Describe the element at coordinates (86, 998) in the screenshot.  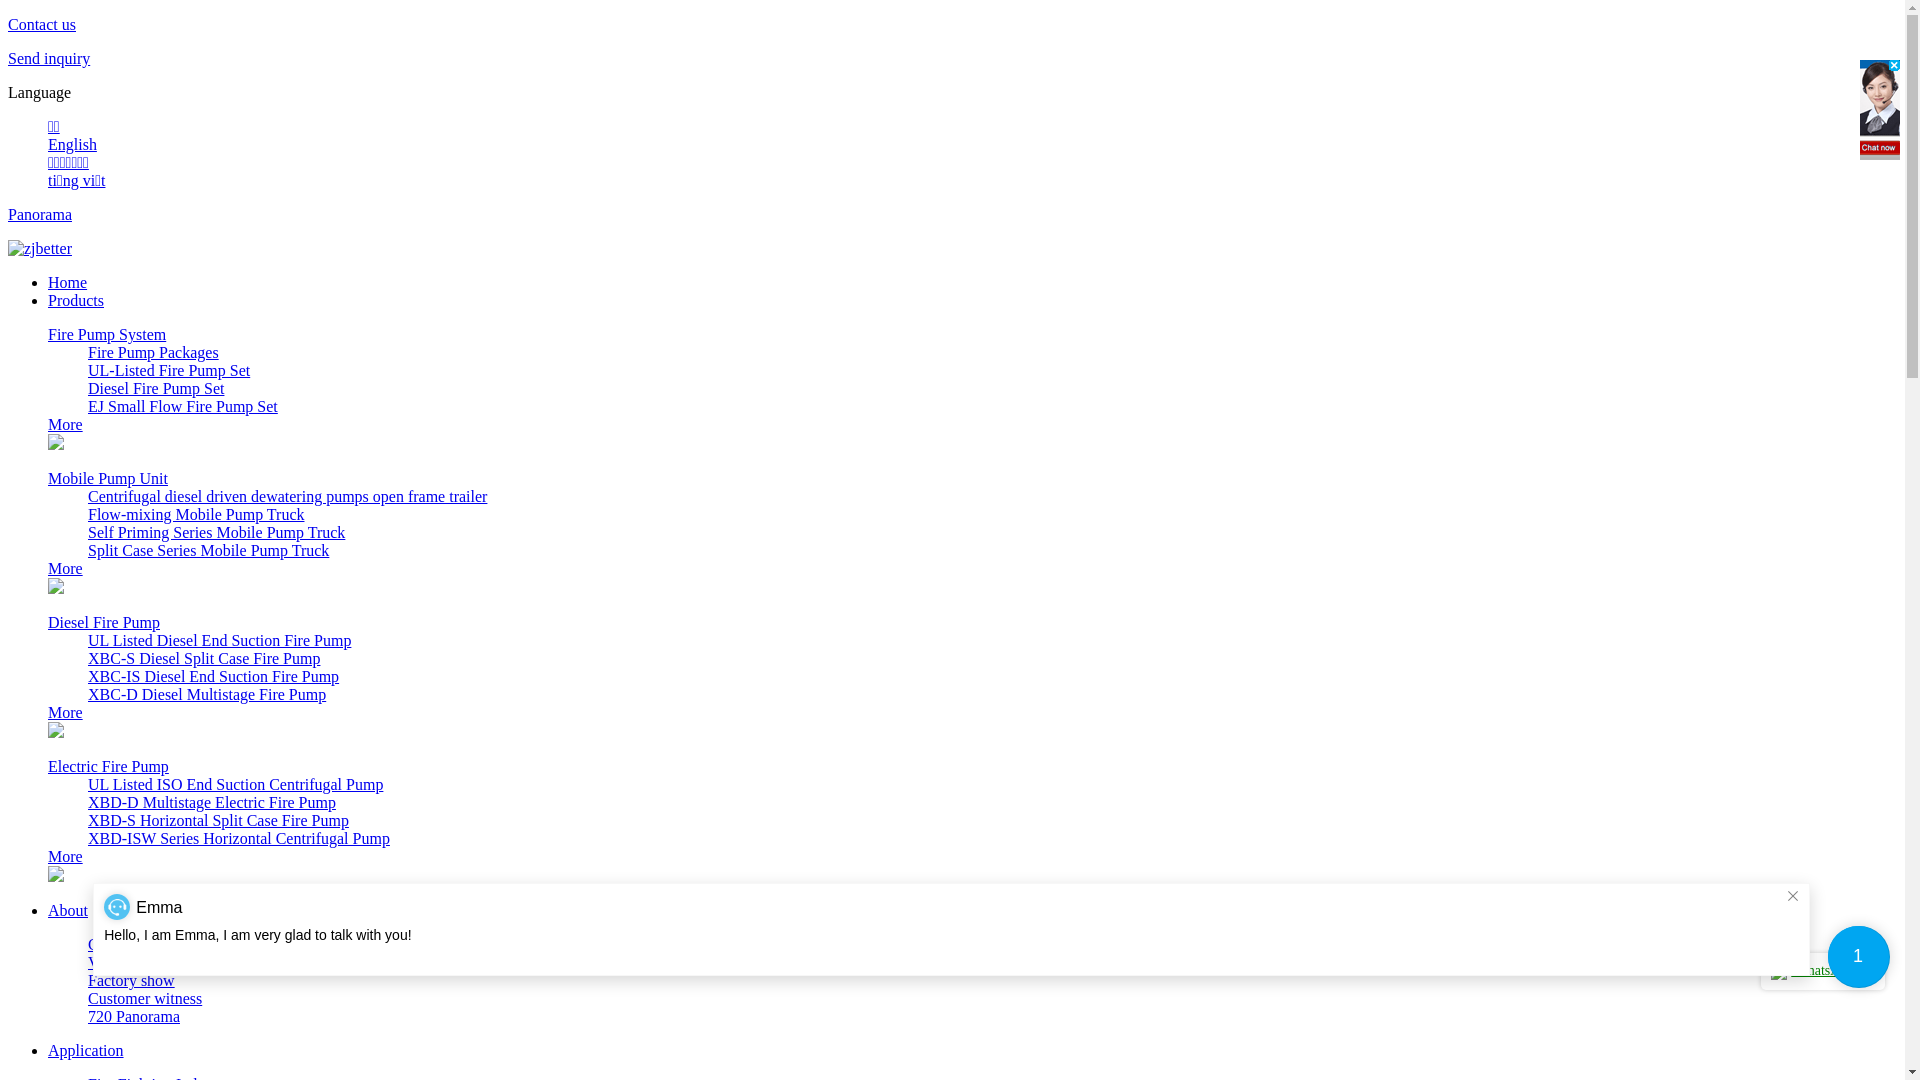
I see `'Customer witness'` at that location.